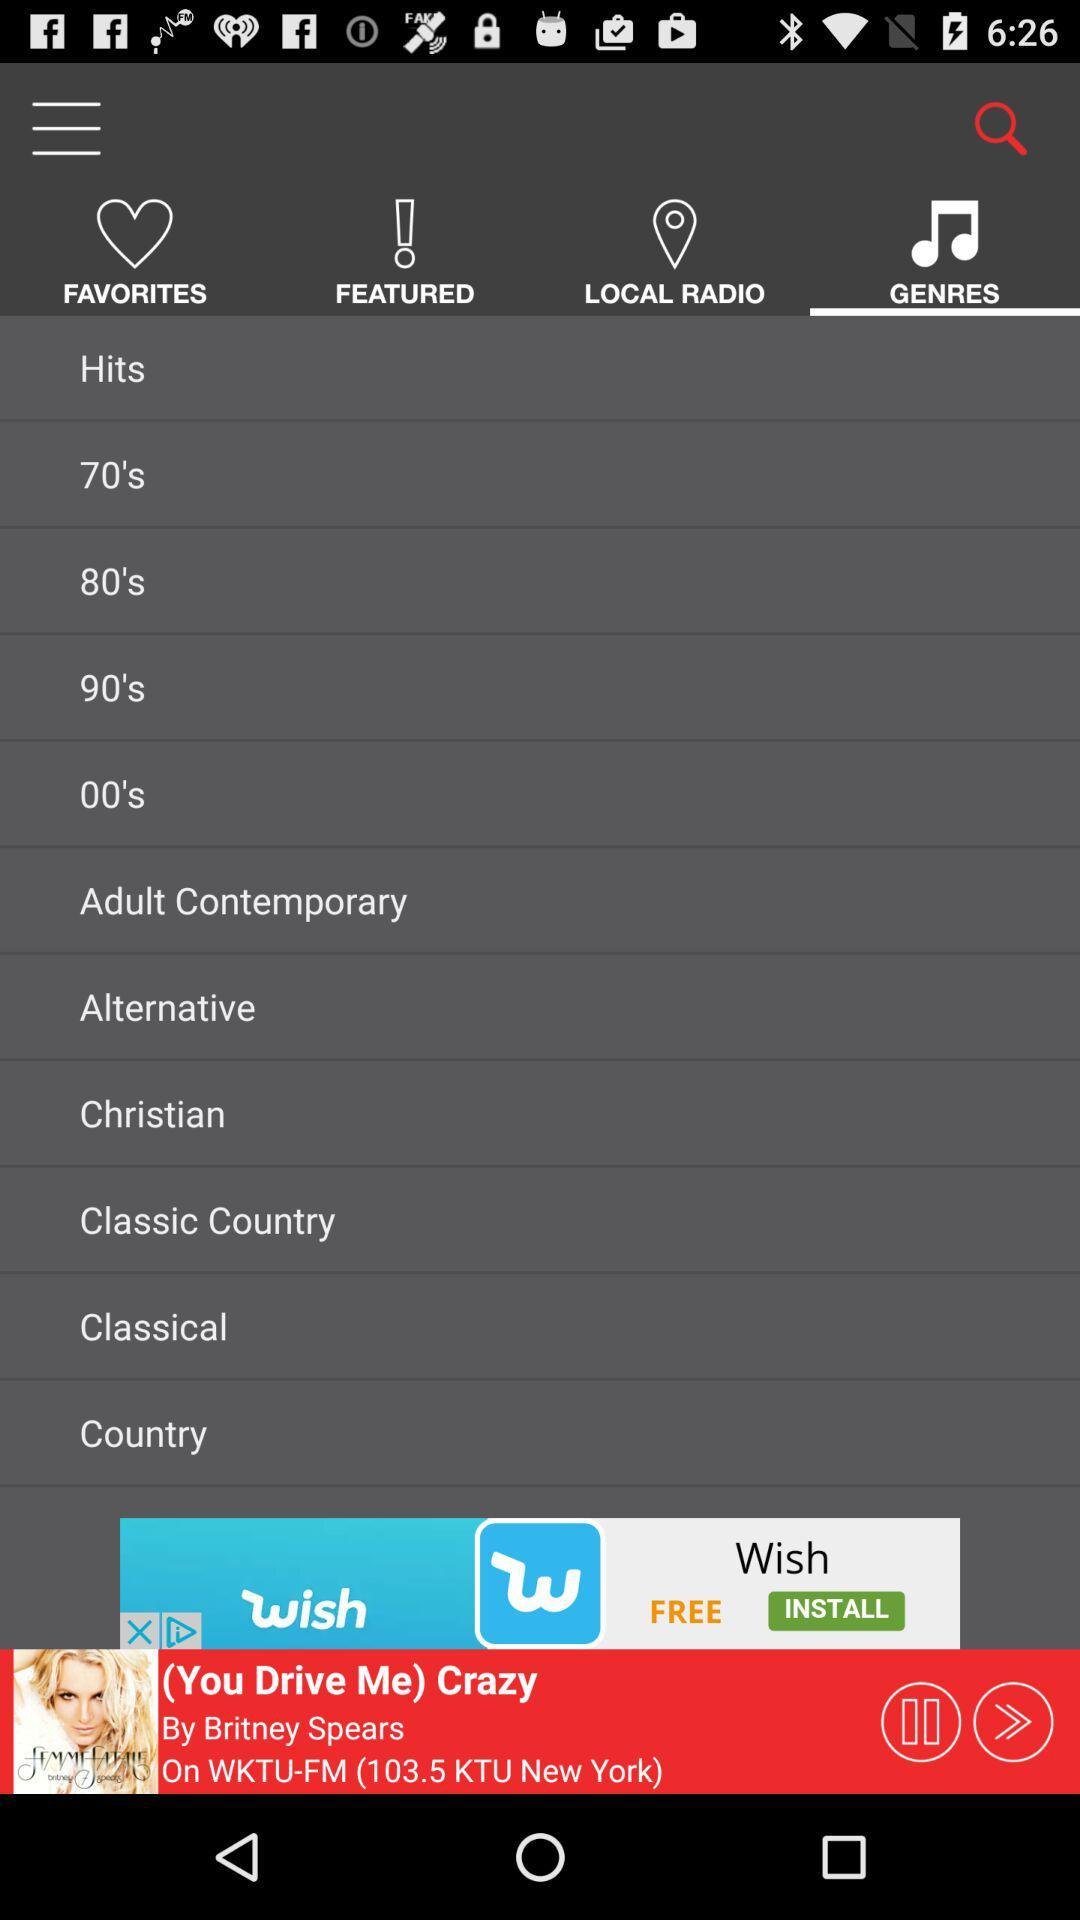  What do you see at coordinates (920, 1841) in the screenshot?
I see `the pause icon` at bounding box center [920, 1841].